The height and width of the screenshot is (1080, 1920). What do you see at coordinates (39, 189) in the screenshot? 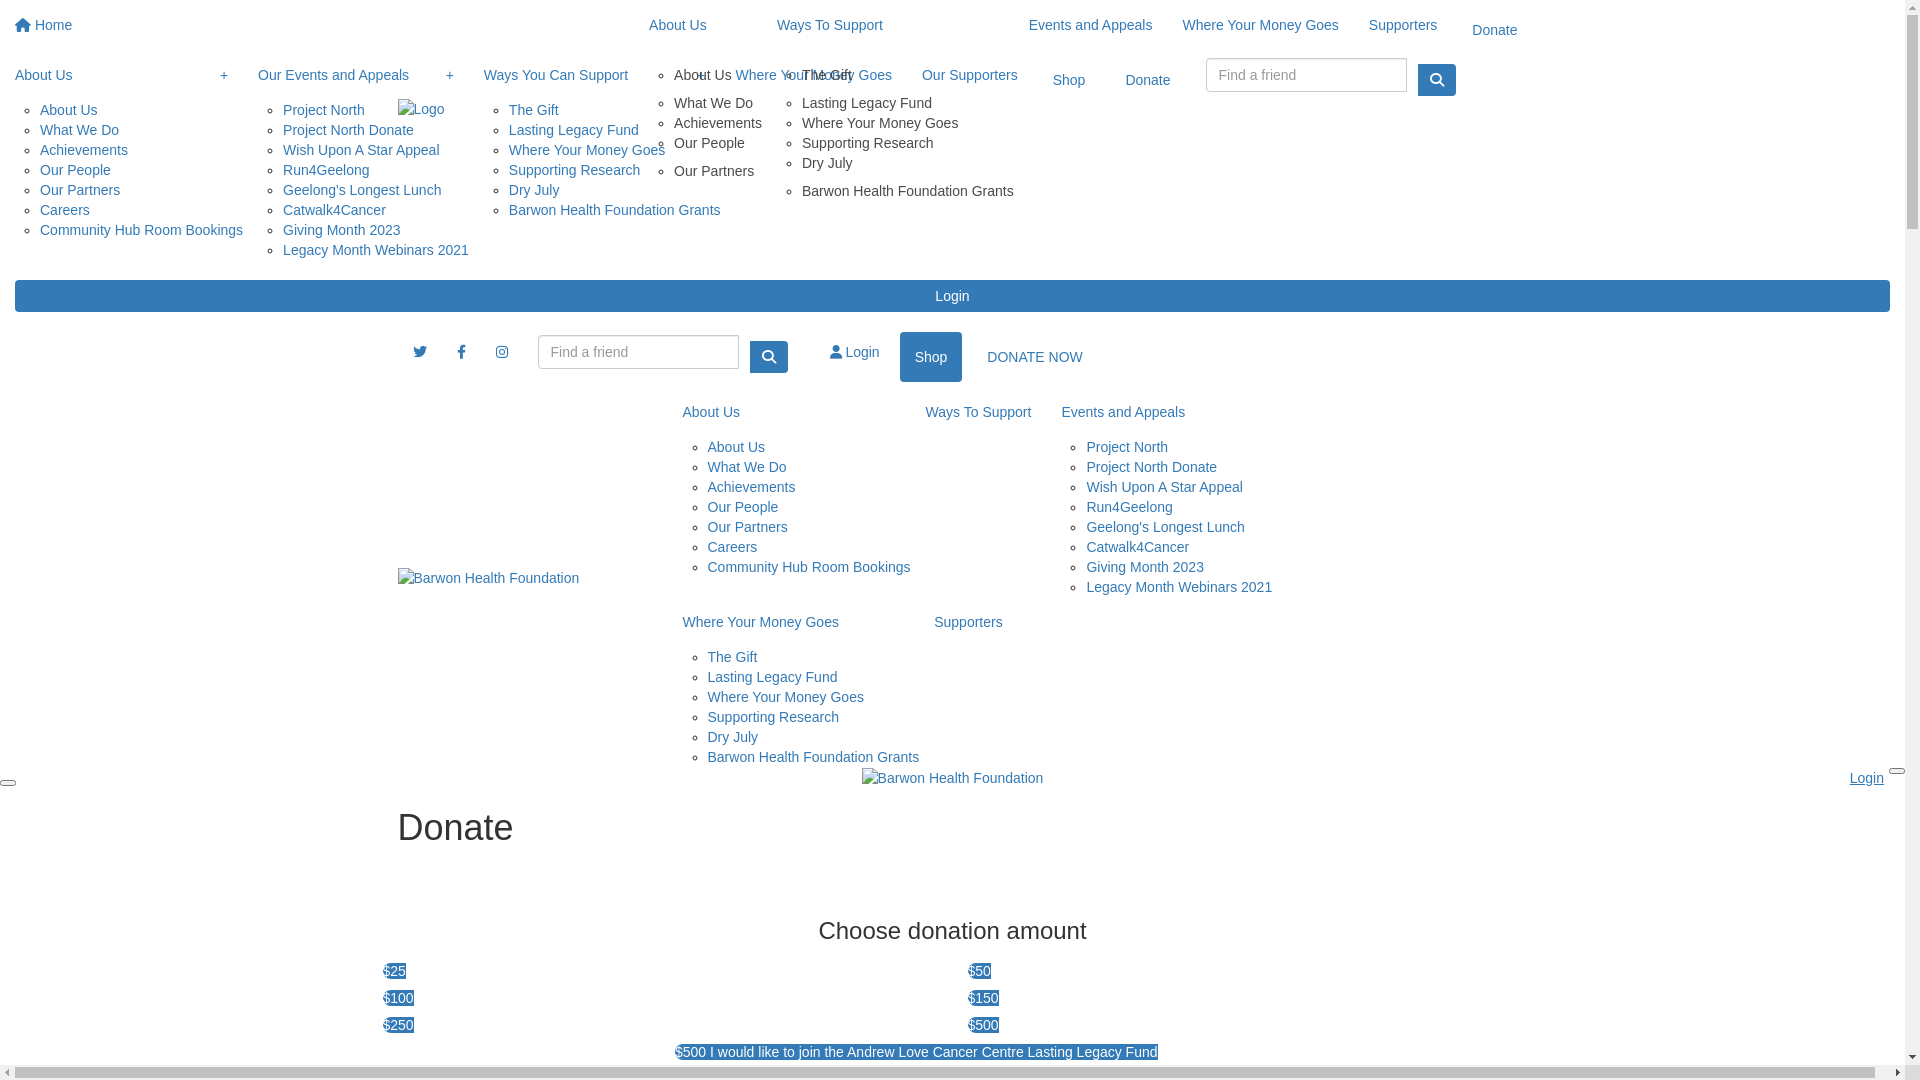
I see `'Our Partners'` at bounding box center [39, 189].